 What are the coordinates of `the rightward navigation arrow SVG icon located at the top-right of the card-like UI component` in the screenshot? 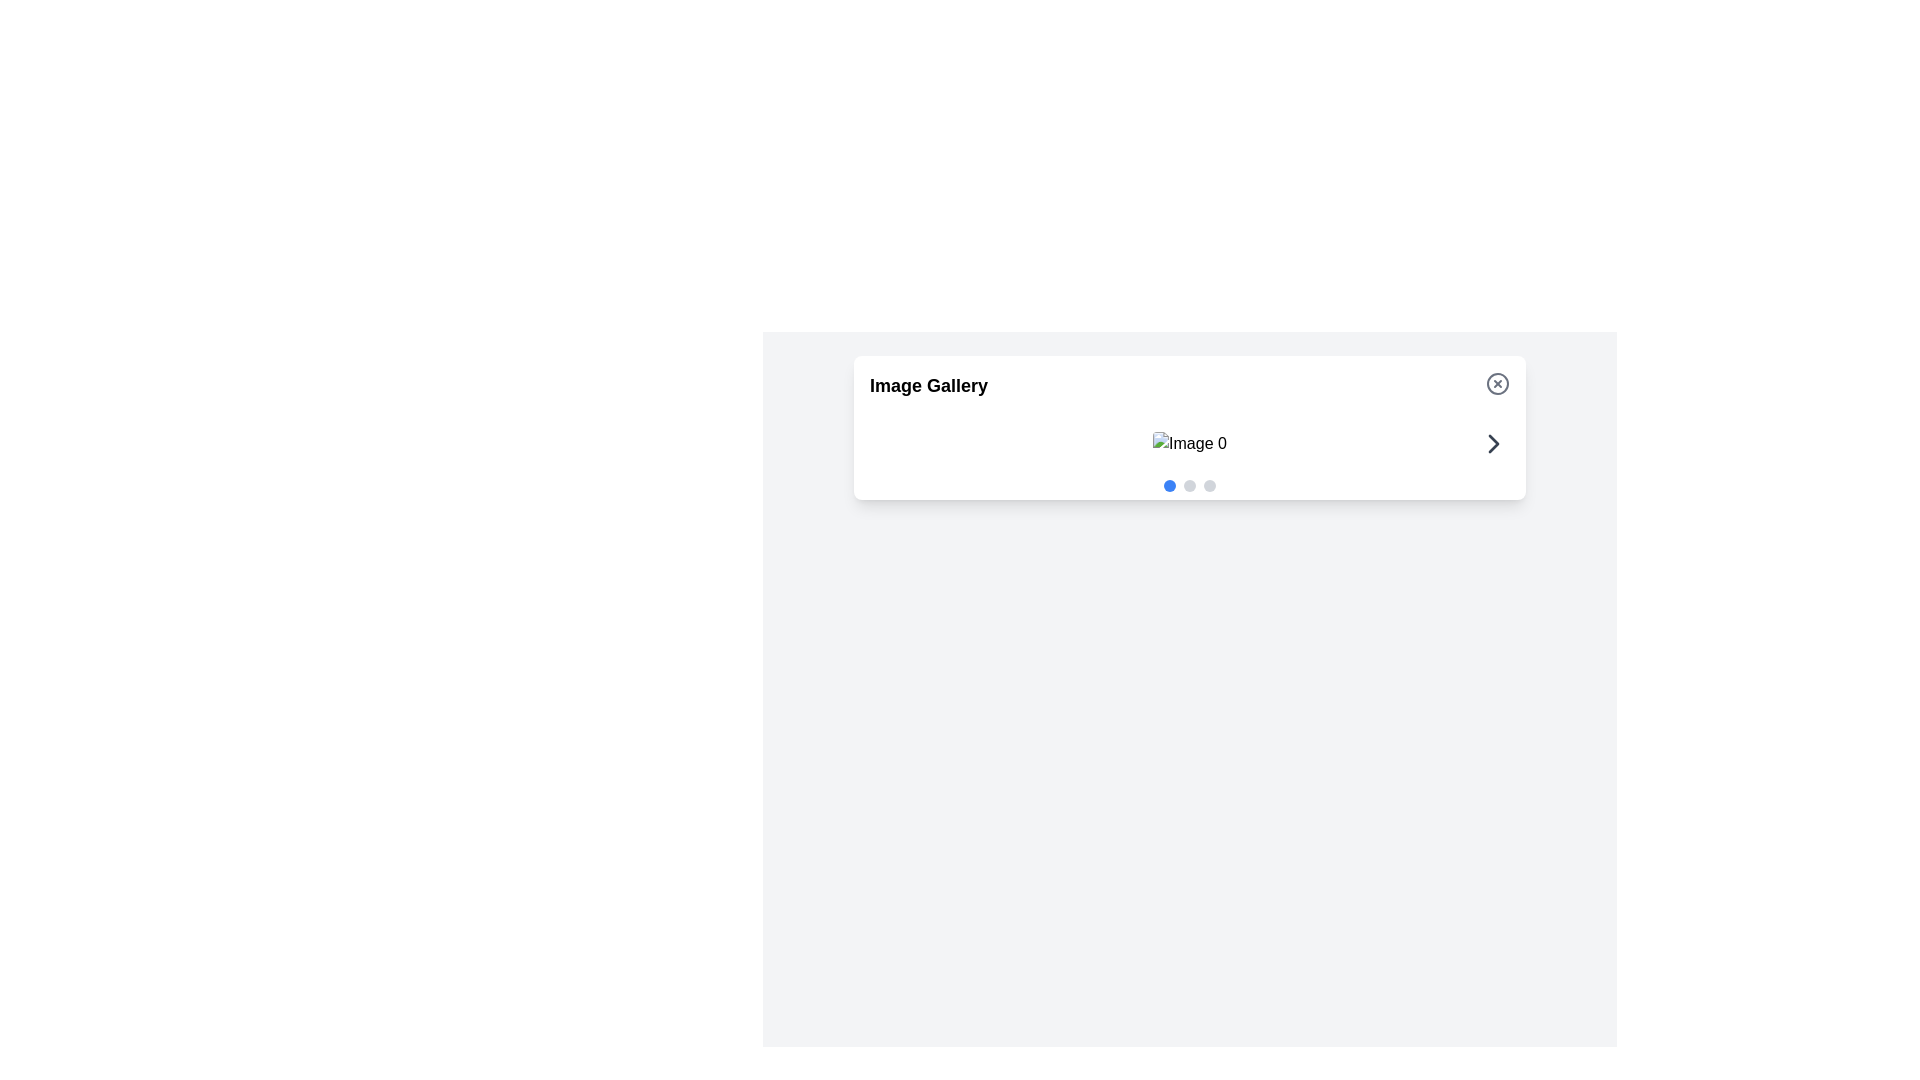 It's located at (1493, 442).